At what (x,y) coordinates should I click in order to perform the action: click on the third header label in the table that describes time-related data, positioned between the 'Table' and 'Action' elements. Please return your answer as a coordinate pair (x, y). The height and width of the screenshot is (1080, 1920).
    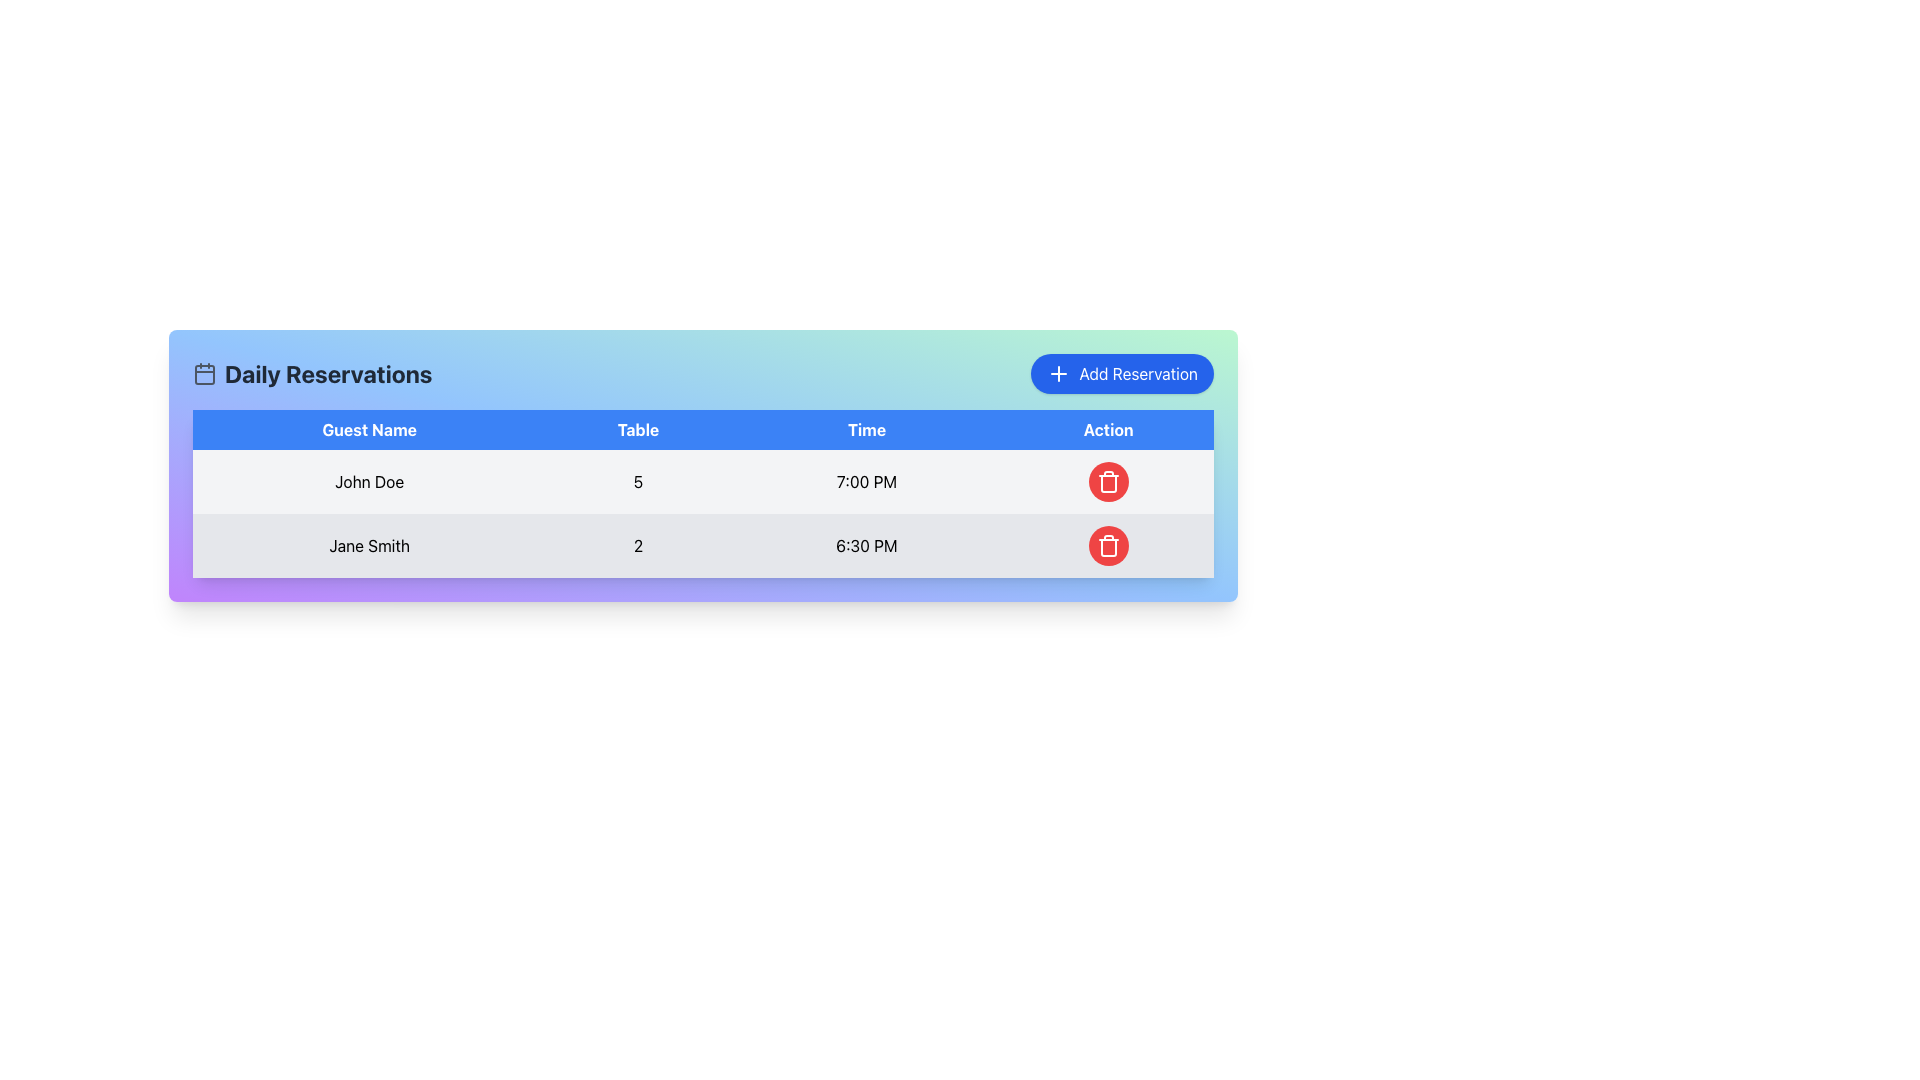
    Looking at the image, I should click on (866, 428).